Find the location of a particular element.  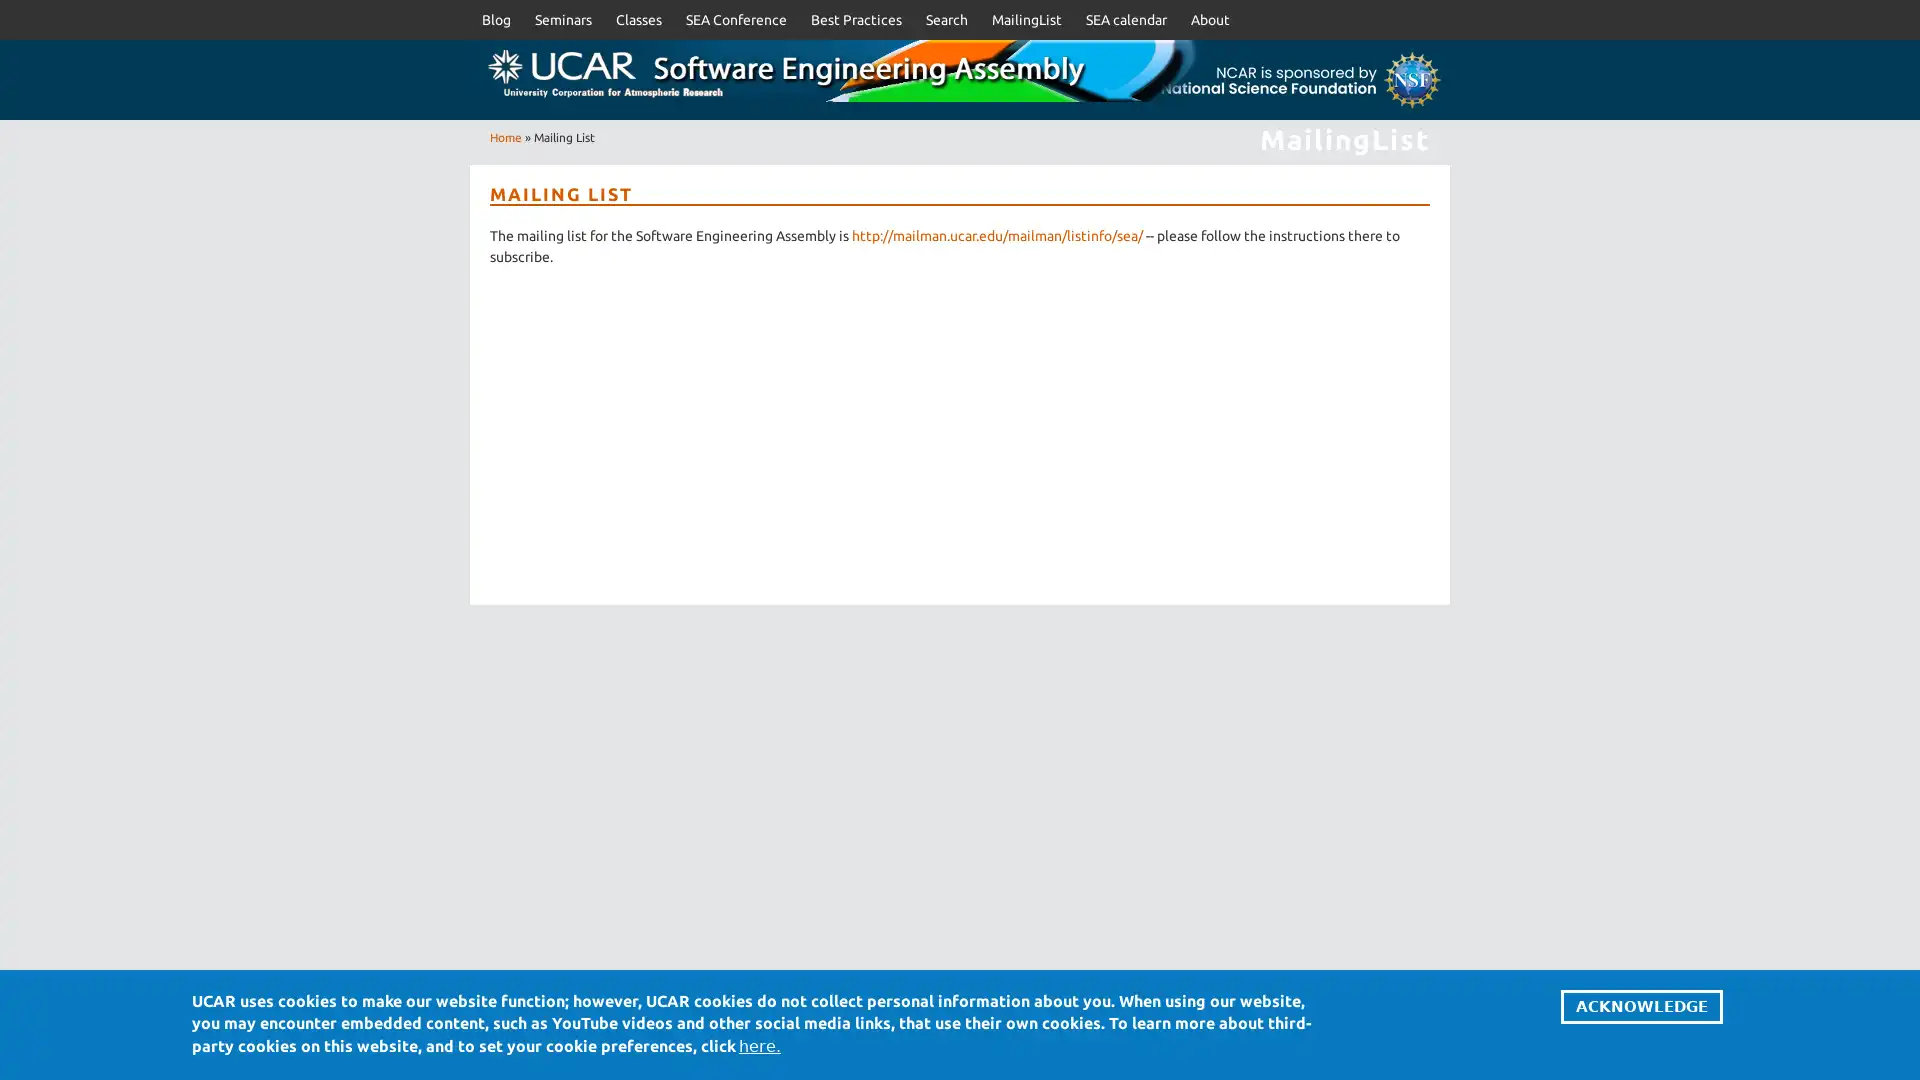

ACKNOWLEDGE is located at coordinates (1641, 1006).